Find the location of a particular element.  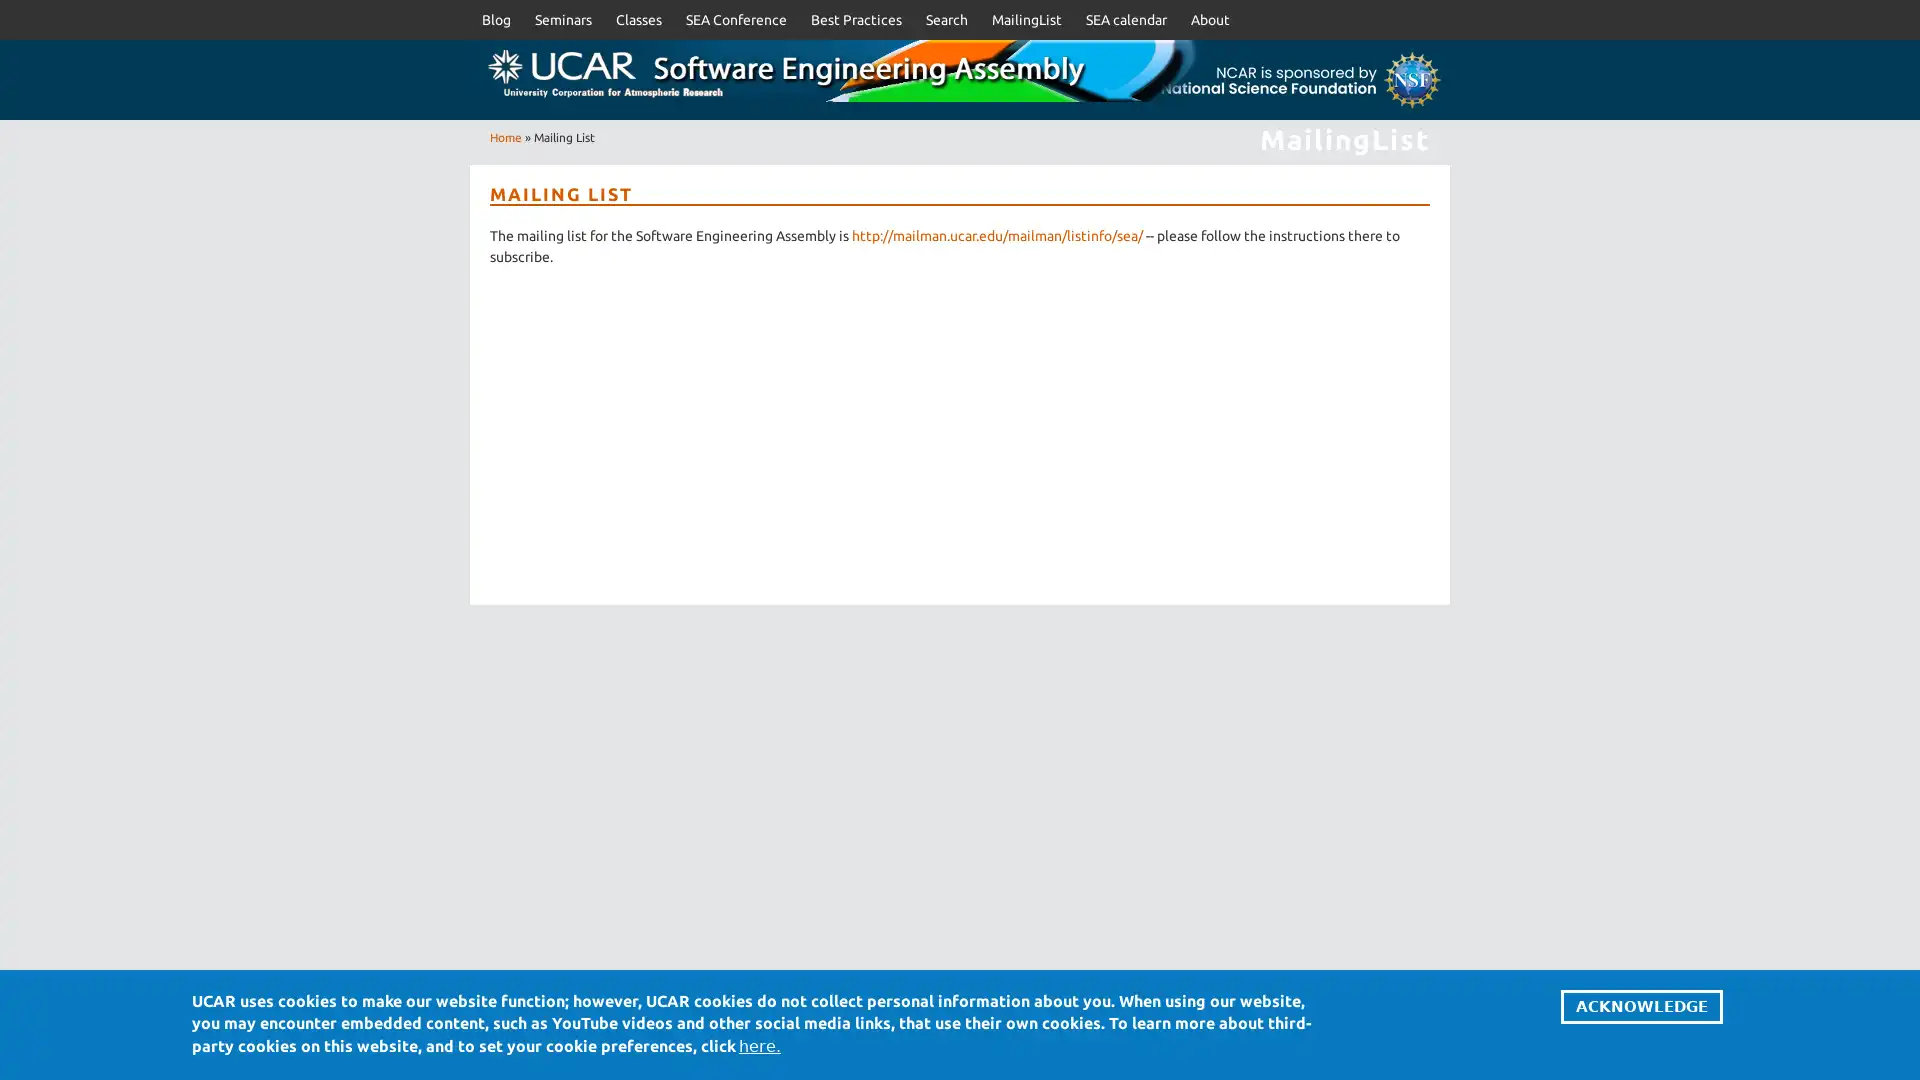

ACKNOWLEDGE is located at coordinates (1641, 1006).